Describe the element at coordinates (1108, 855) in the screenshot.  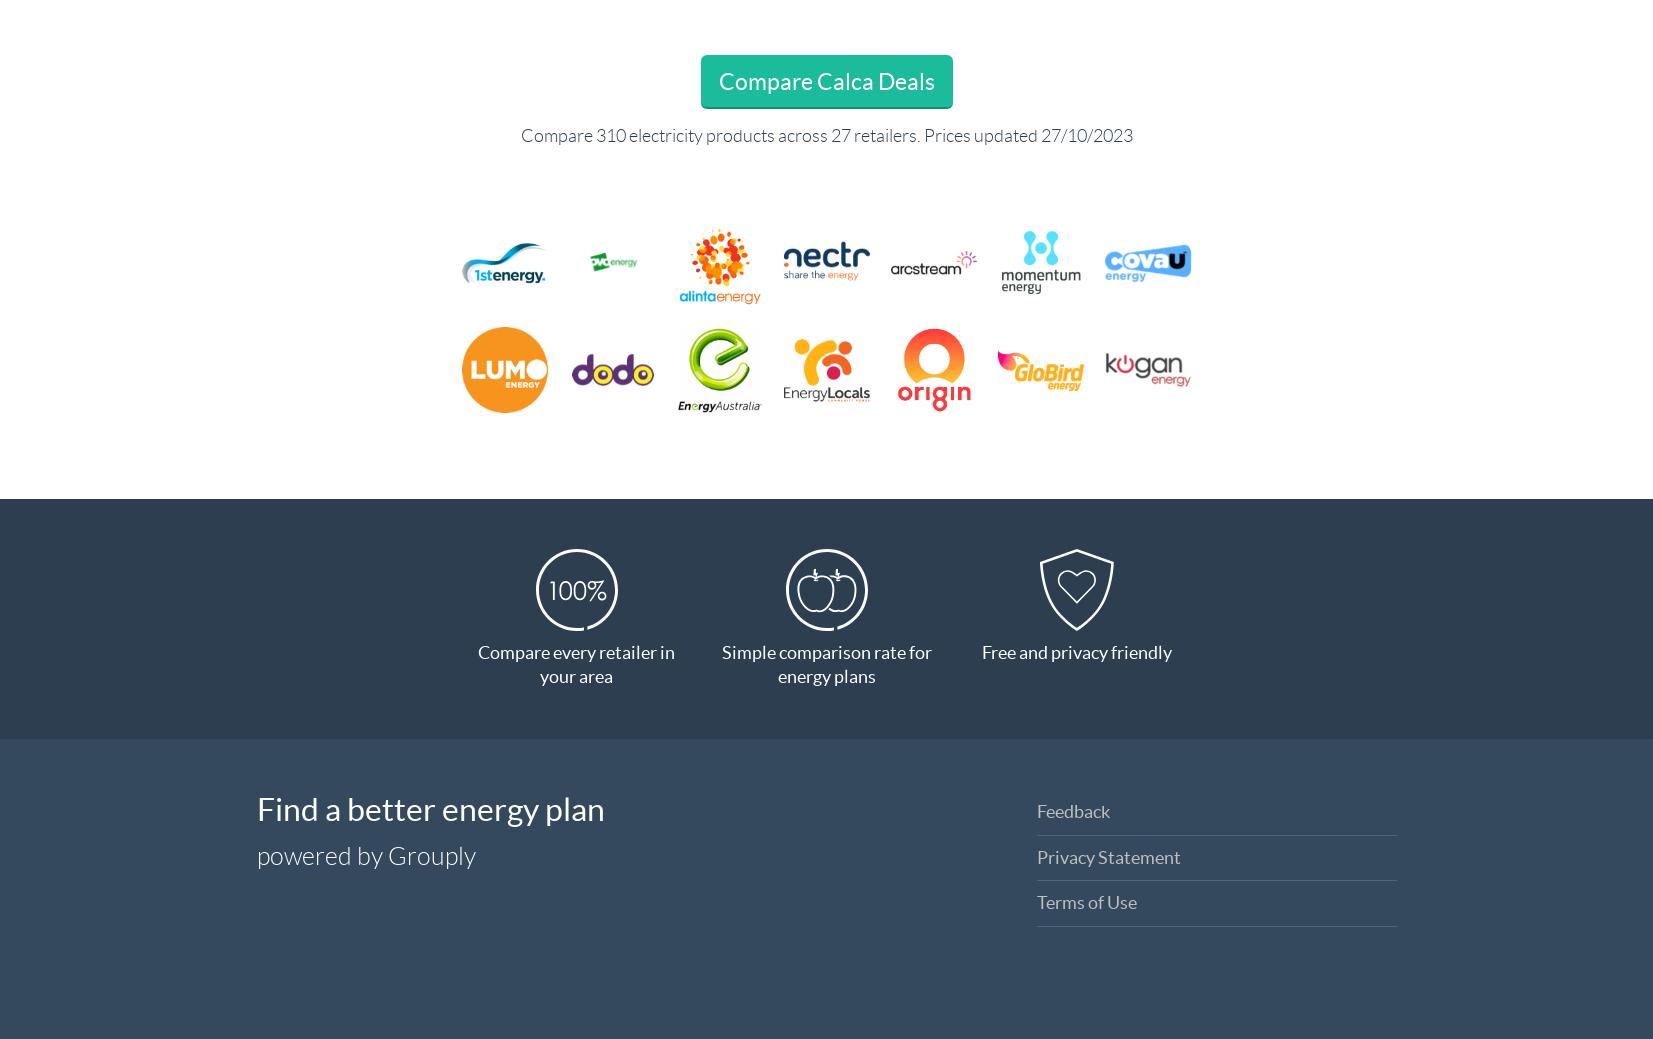
I see `'Privacy Statement'` at that location.